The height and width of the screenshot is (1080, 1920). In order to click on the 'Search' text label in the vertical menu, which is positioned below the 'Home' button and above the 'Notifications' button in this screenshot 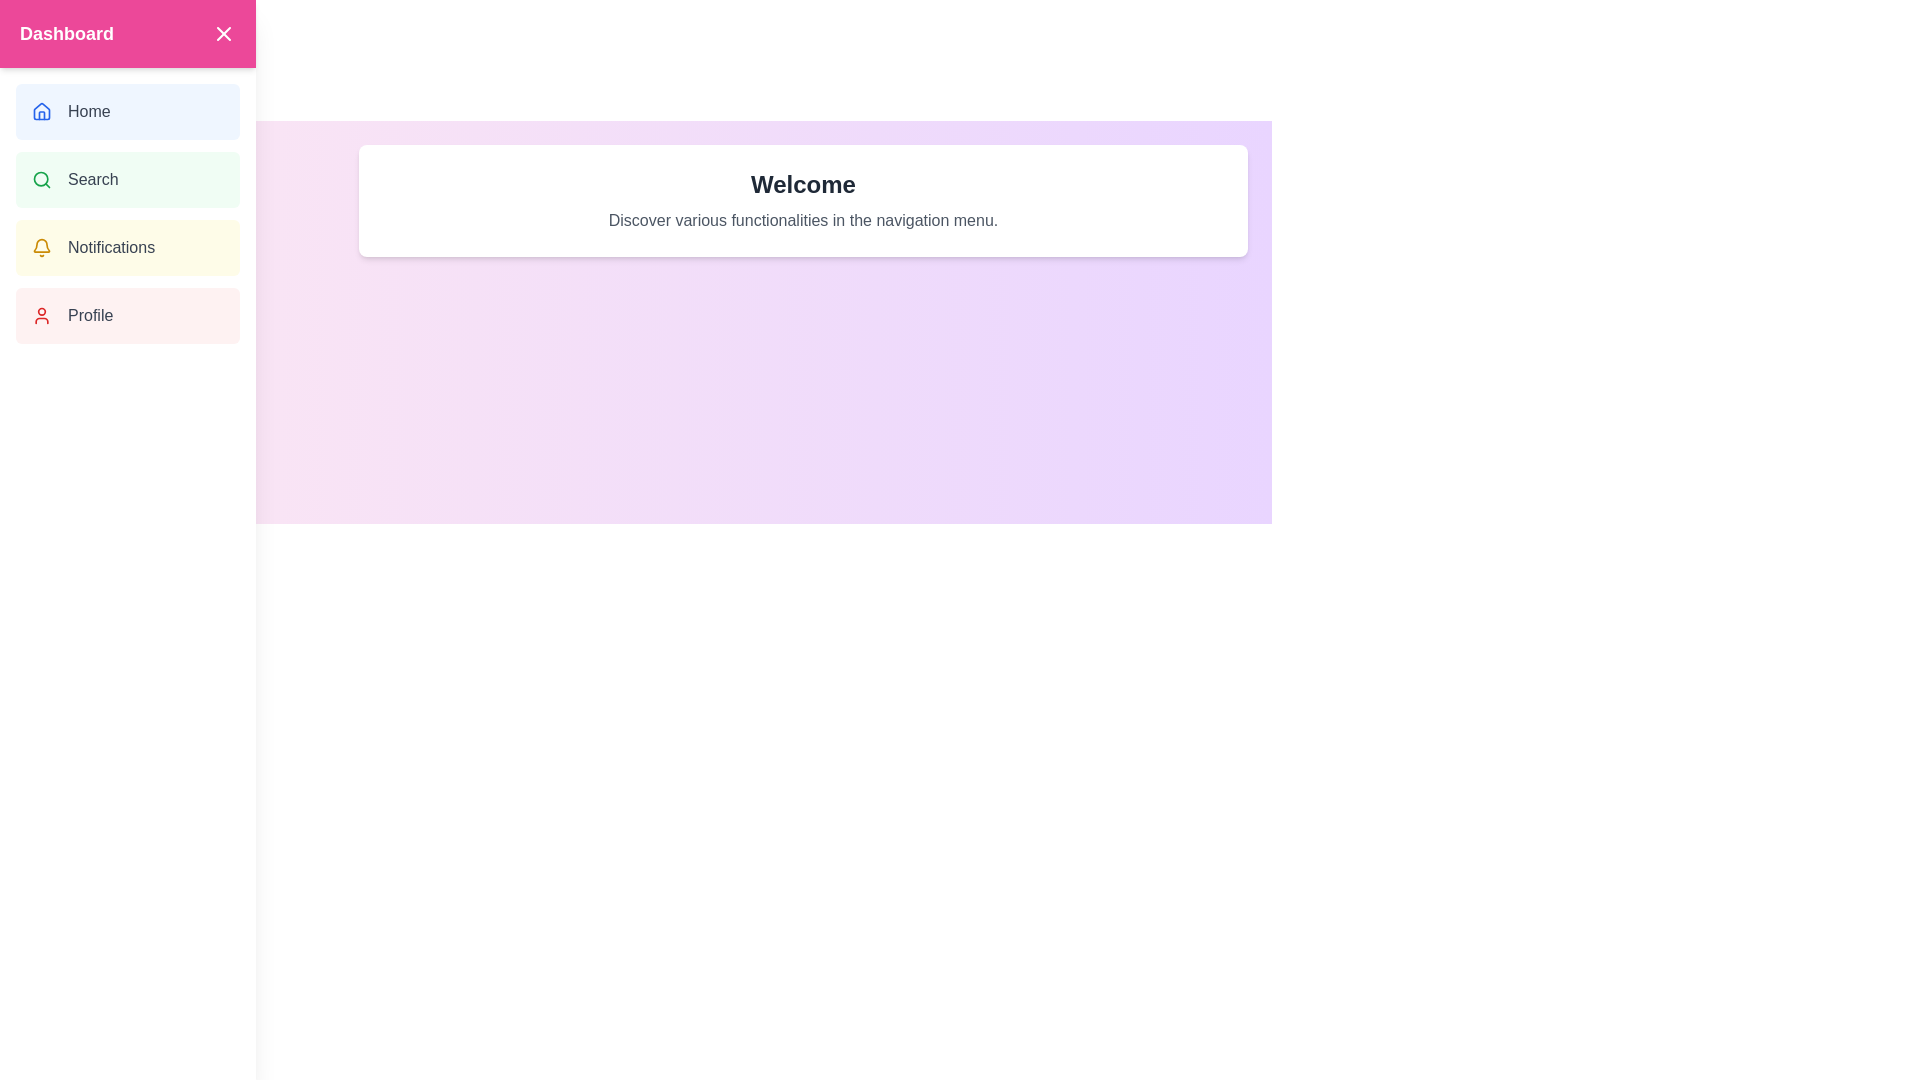, I will do `click(92, 180)`.